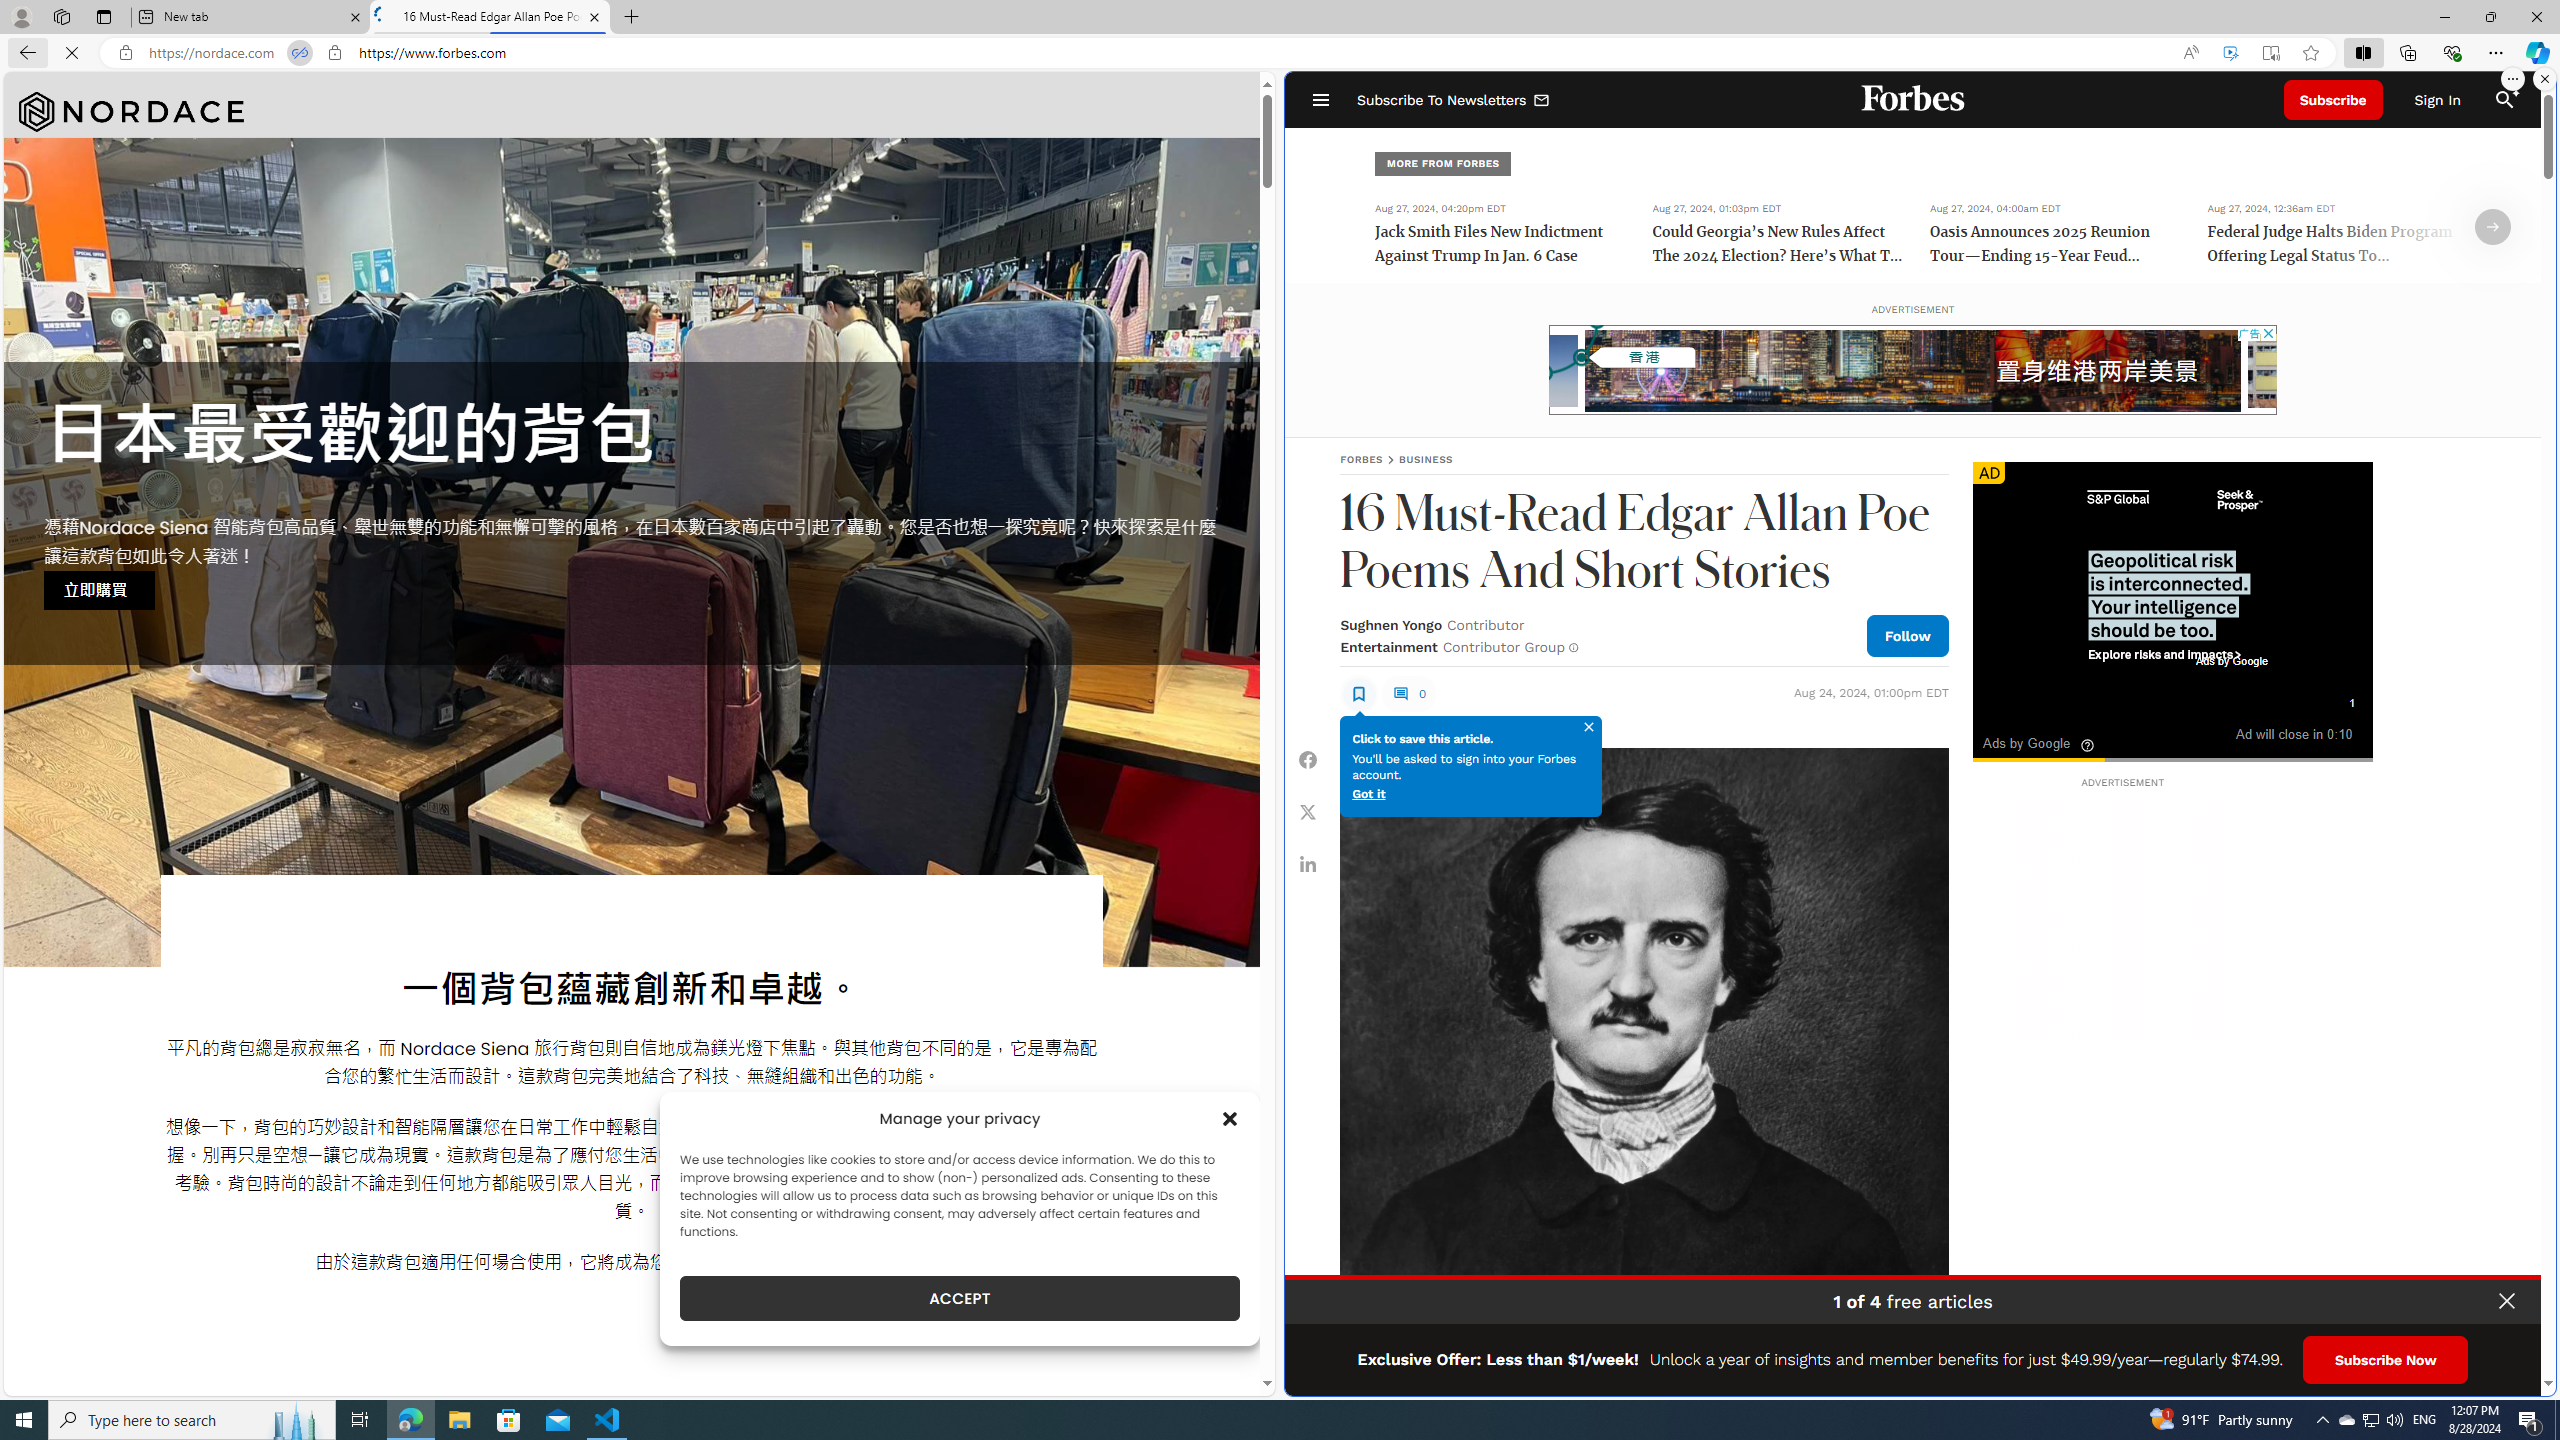  What do you see at coordinates (2270, 53) in the screenshot?
I see `'Enter Immersive Reader (F9)'` at bounding box center [2270, 53].